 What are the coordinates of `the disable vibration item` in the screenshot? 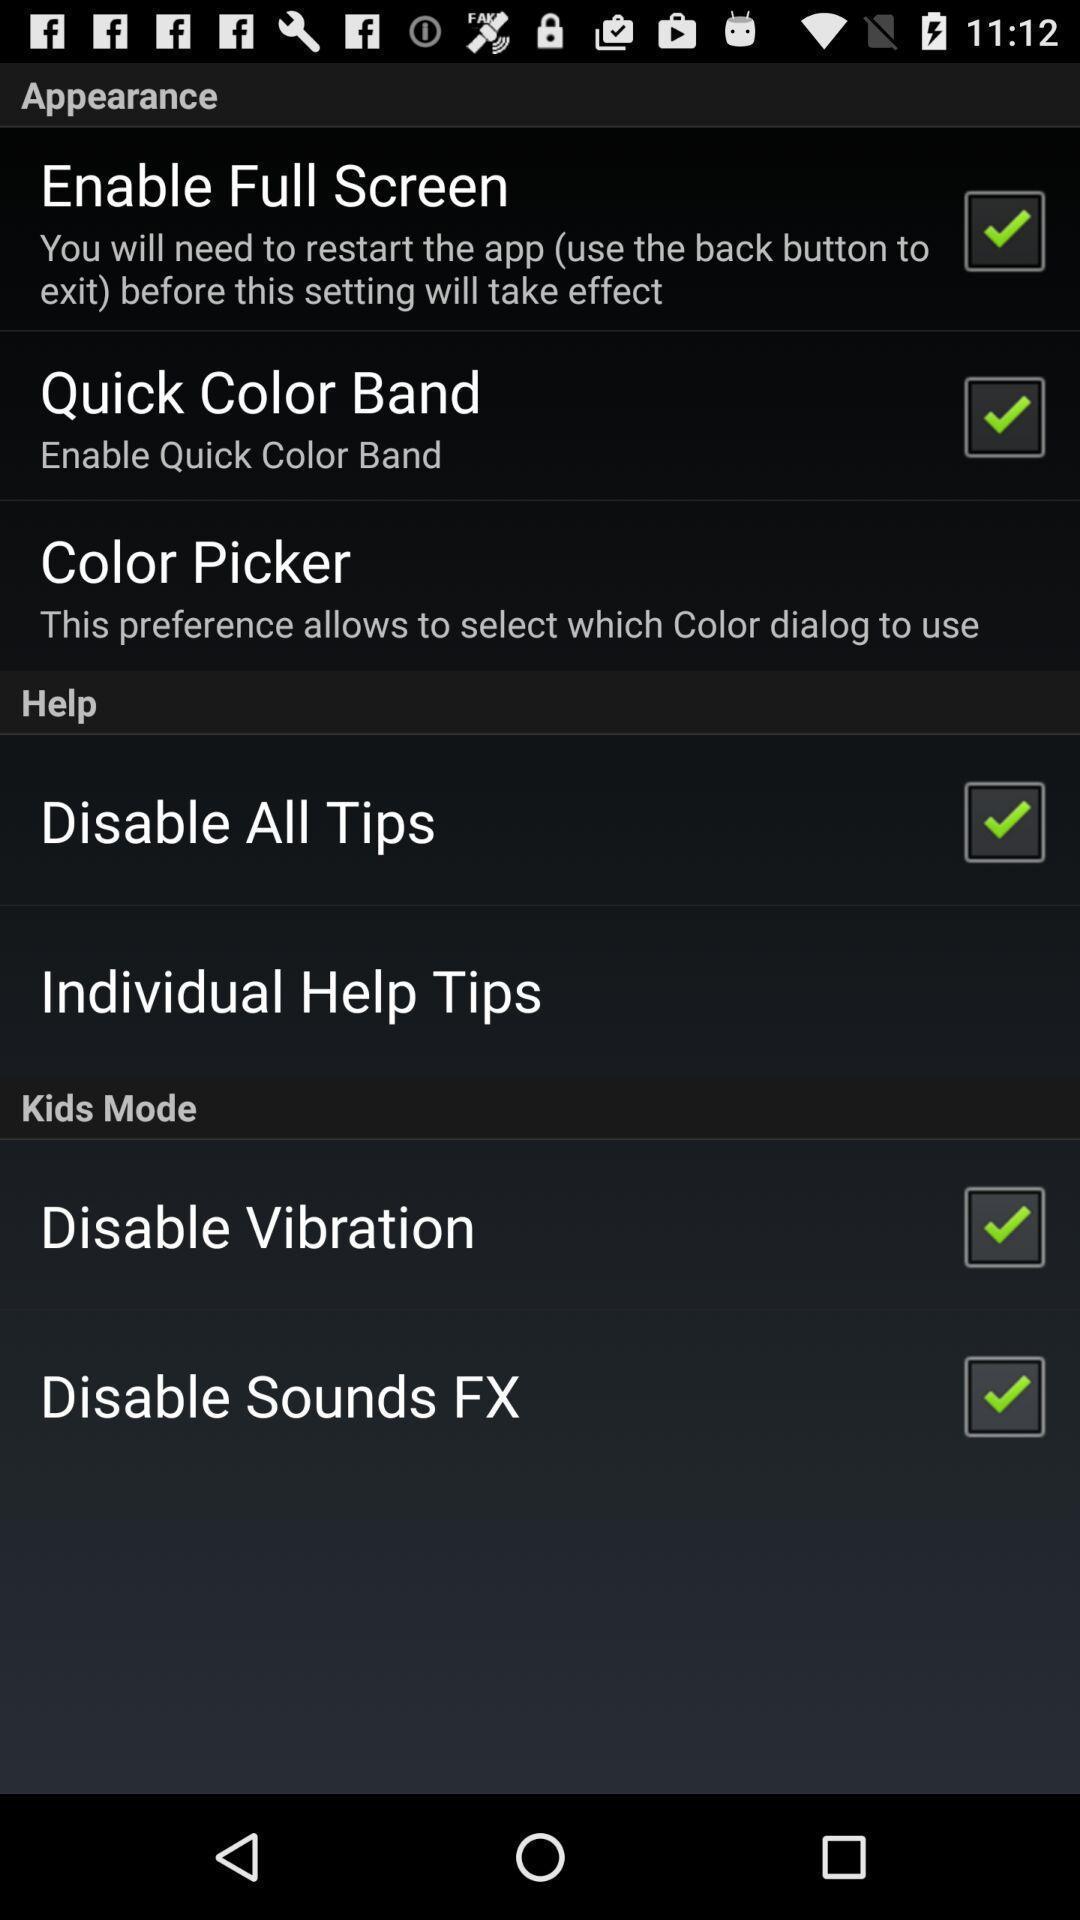 It's located at (256, 1224).